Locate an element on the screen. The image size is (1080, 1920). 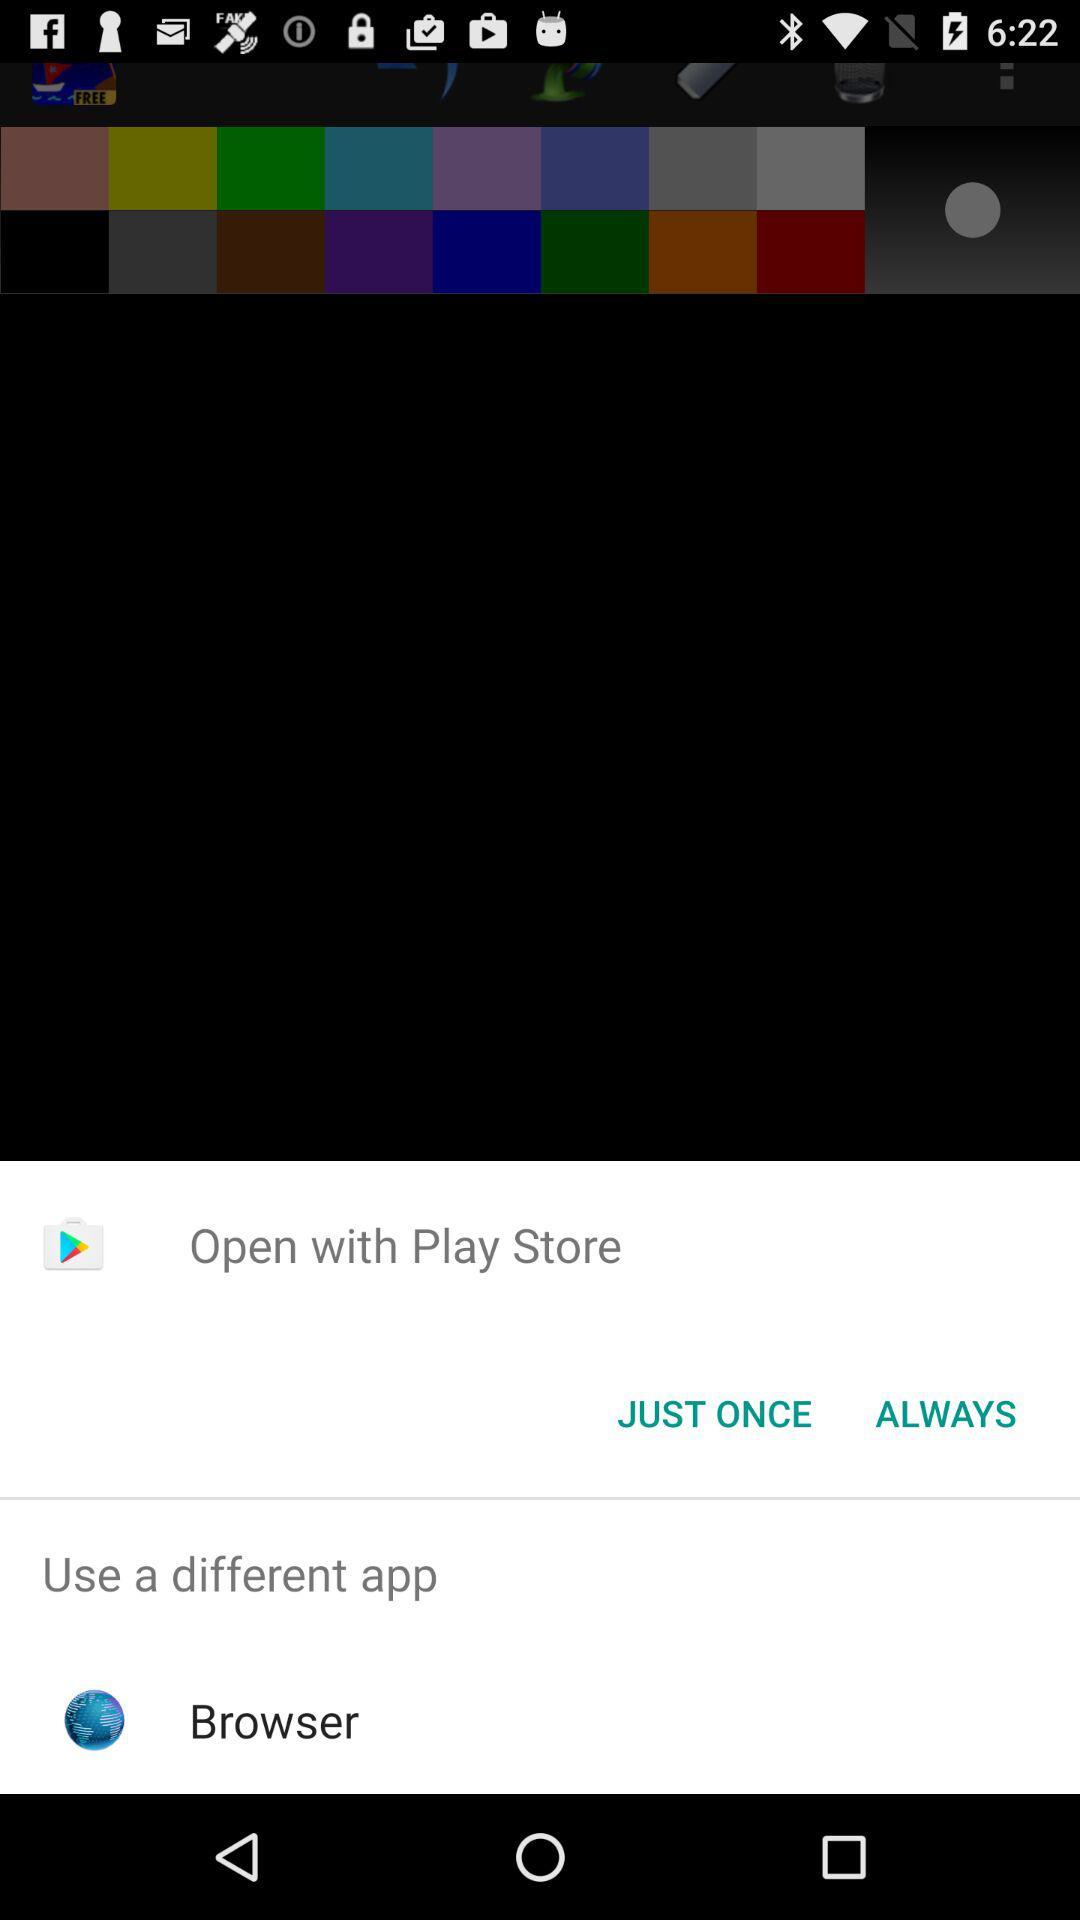
the just once is located at coordinates (713, 1411).